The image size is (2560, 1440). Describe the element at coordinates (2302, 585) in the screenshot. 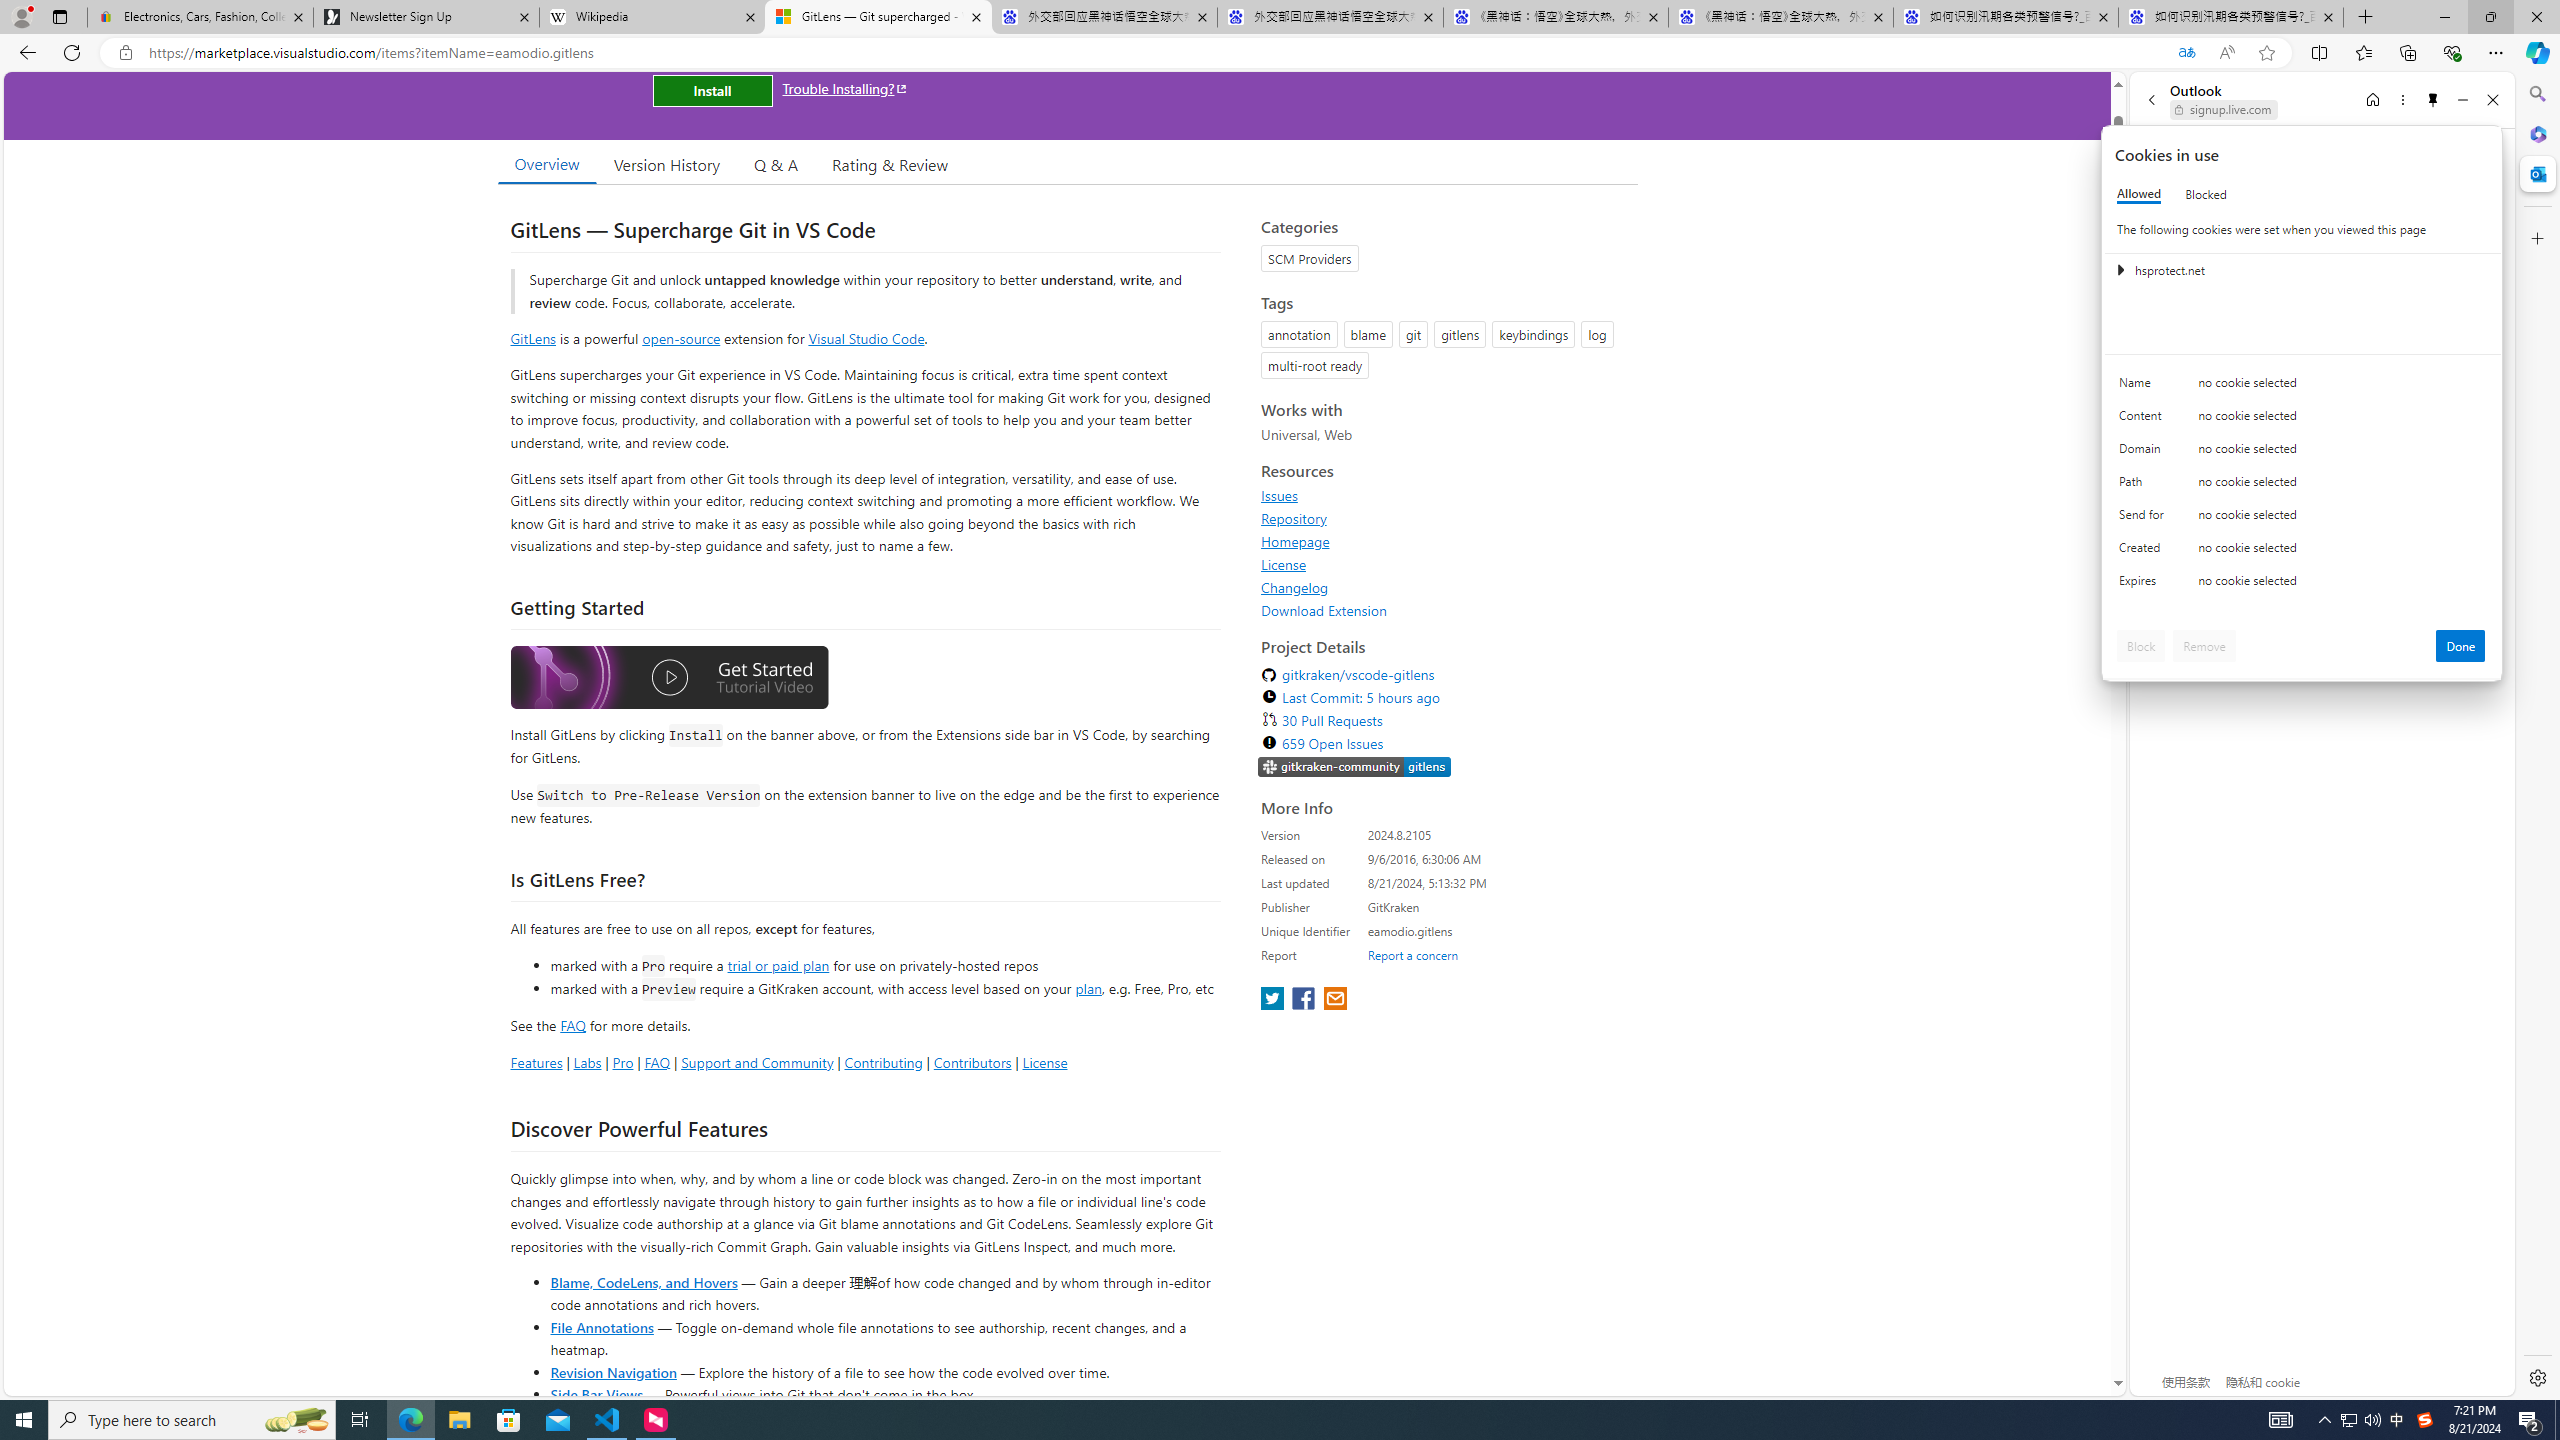

I see `'Class: c0153 c0157'` at that location.